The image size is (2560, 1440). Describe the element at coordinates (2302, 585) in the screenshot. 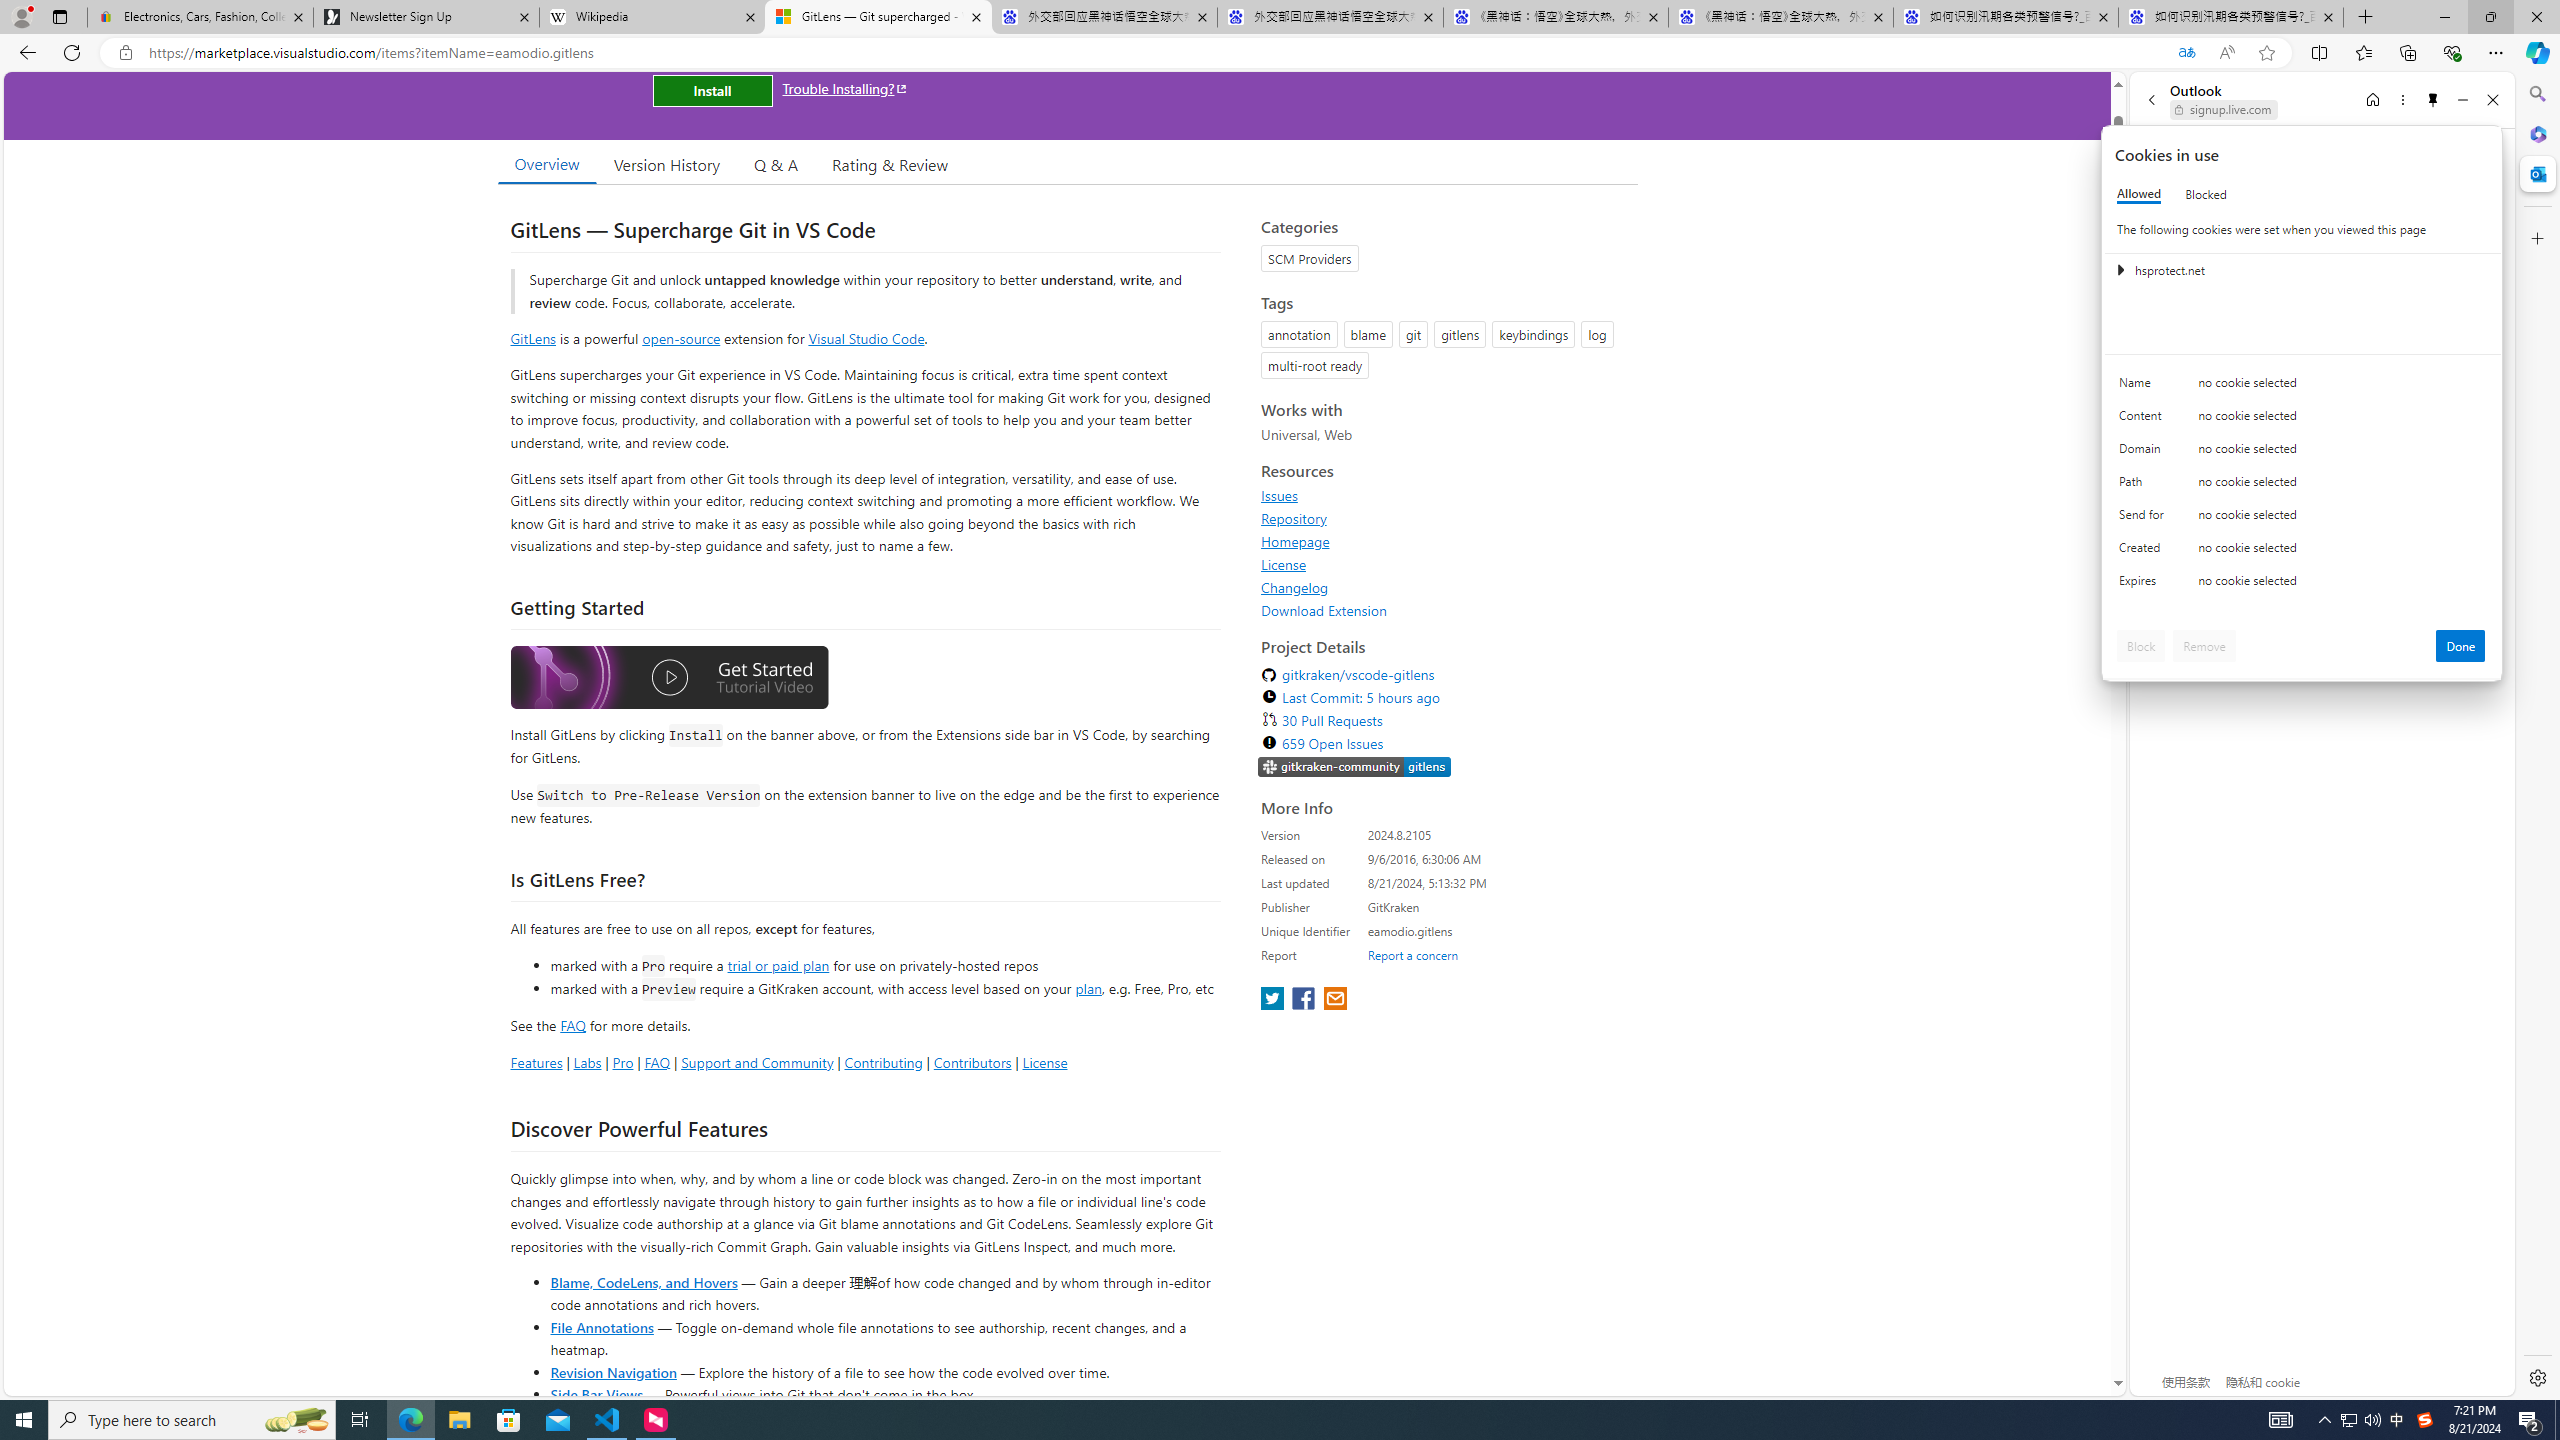

I see `'Class: c0153 c0157'` at that location.